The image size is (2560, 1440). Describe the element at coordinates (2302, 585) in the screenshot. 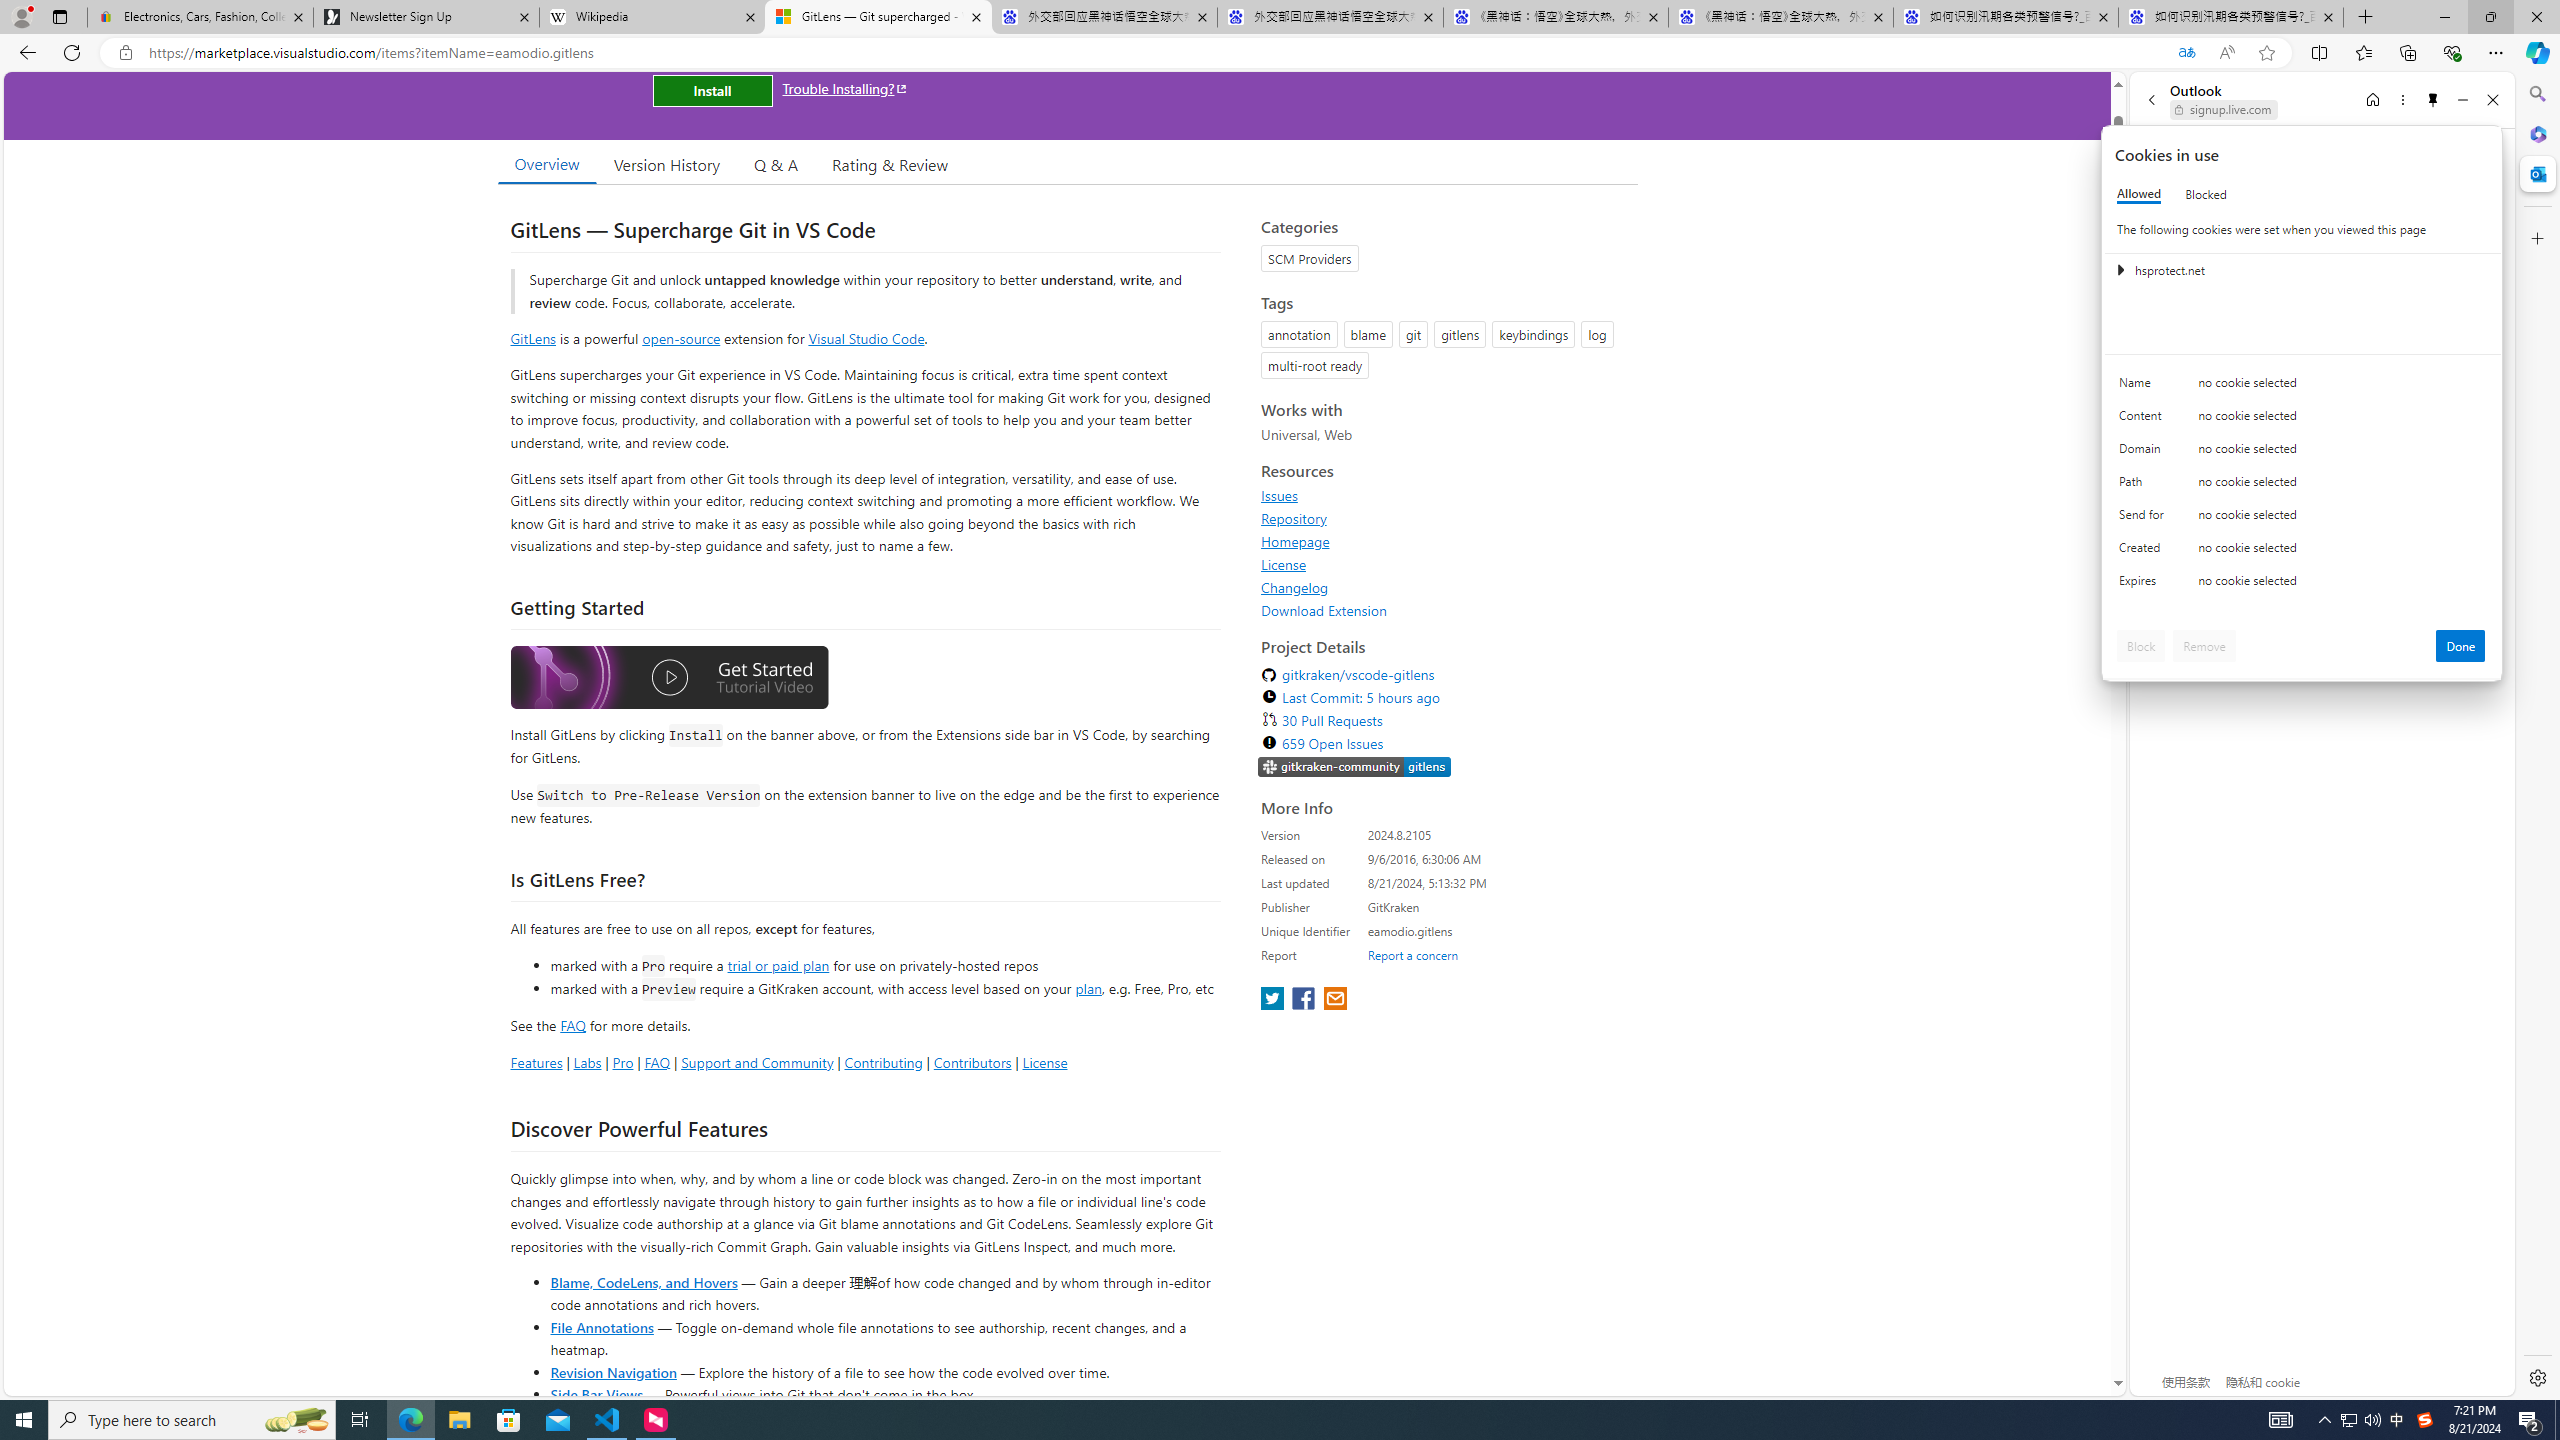

I see `'Class: c0153 c0157'` at that location.